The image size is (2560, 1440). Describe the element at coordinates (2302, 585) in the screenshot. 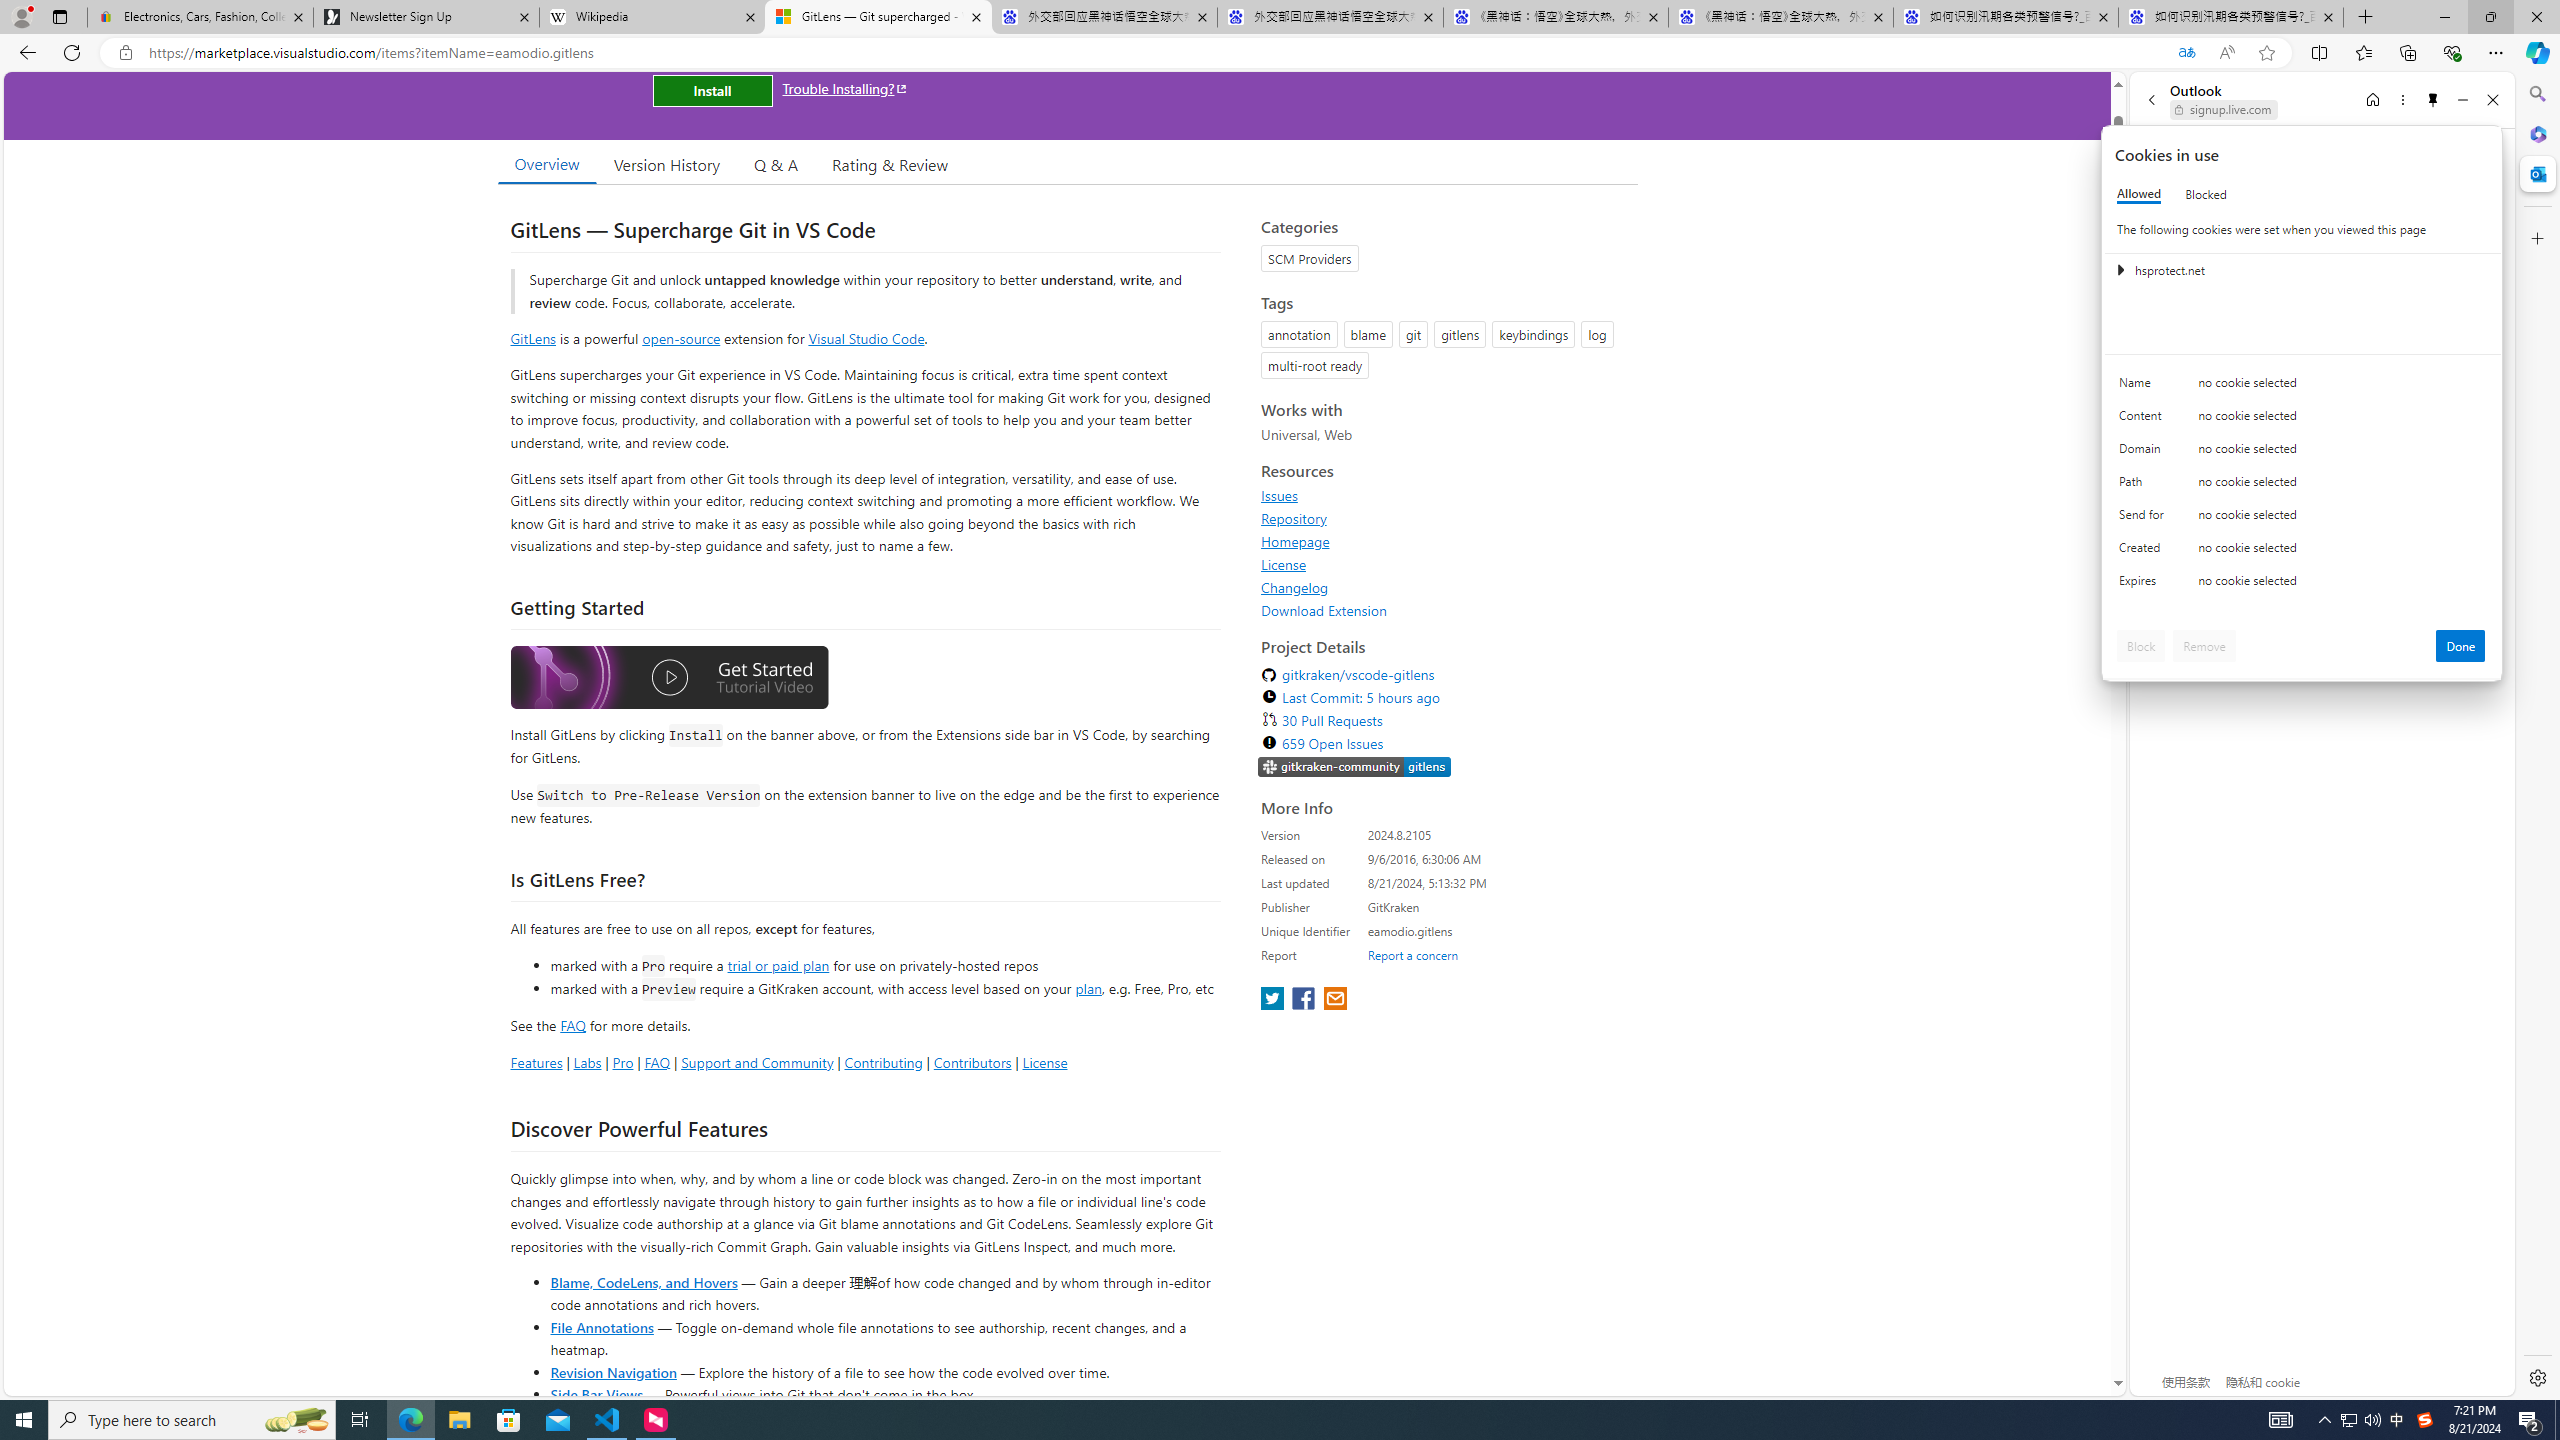

I see `'Class: c0153 c0157'` at that location.